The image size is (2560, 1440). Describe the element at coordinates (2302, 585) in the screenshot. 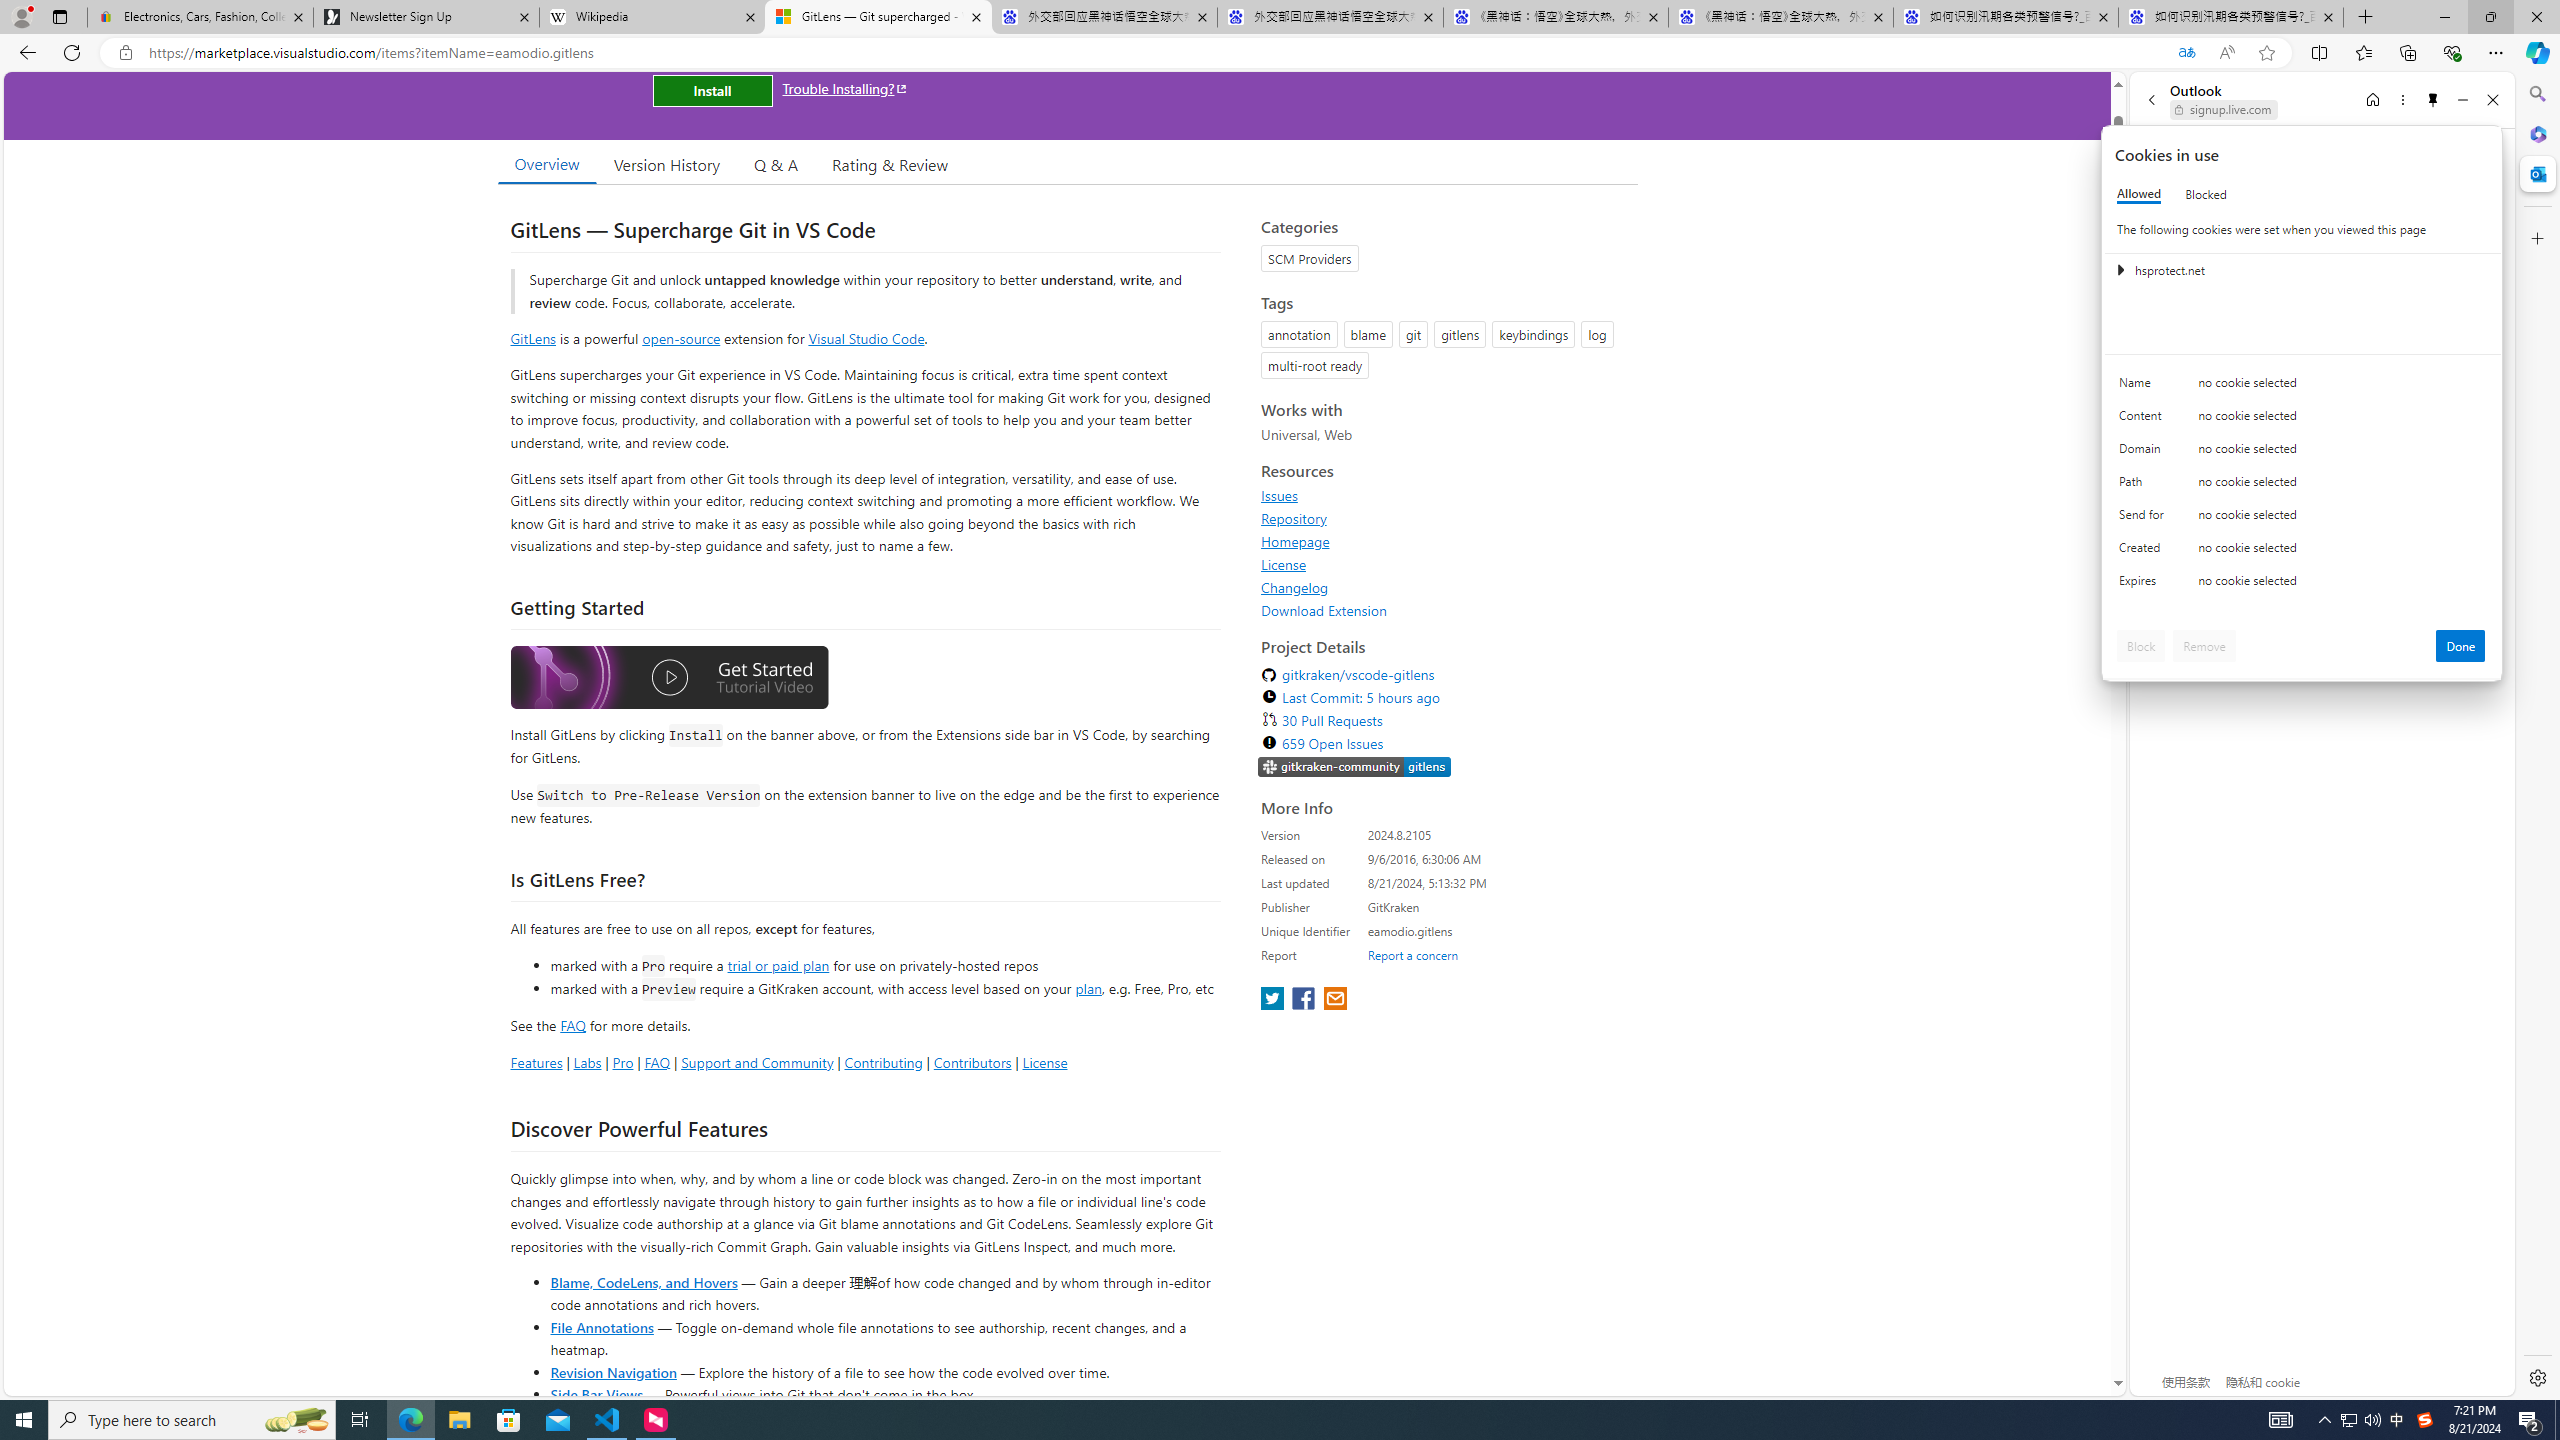

I see `'Class: c0153 c0157'` at that location.